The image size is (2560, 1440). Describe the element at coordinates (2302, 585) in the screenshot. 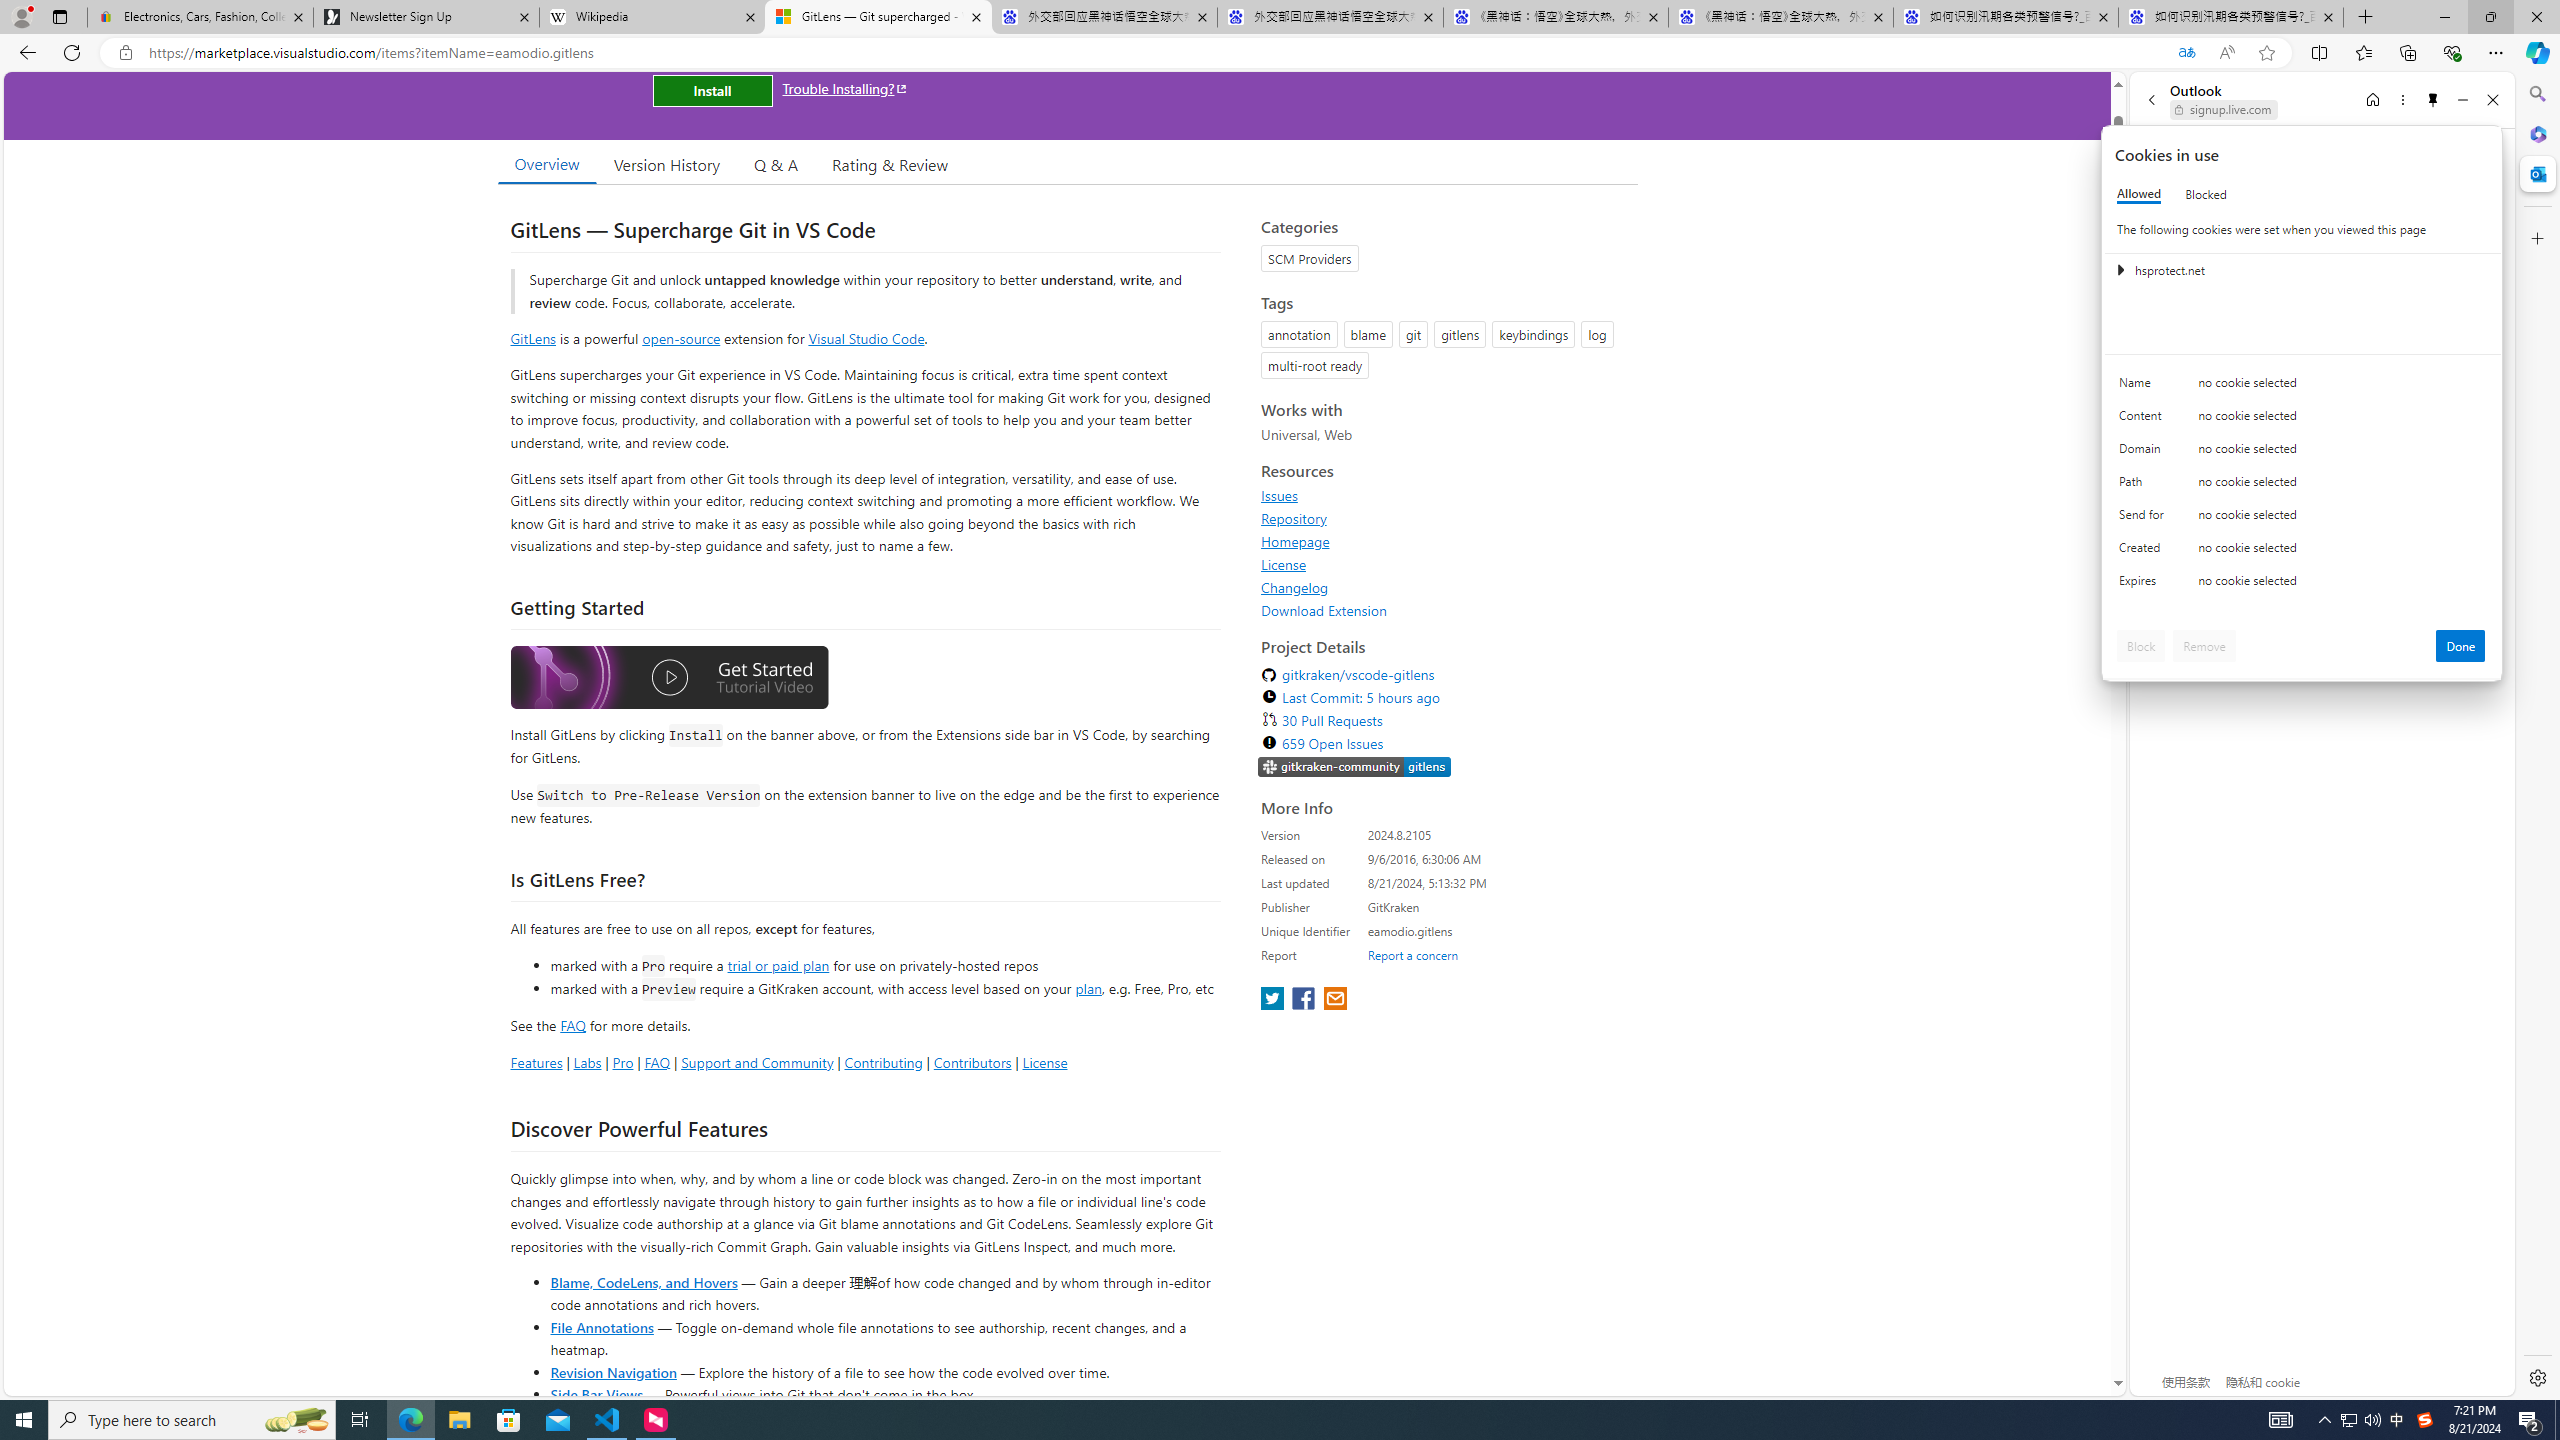

I see `'Class: c0153 c0157'` at that location.